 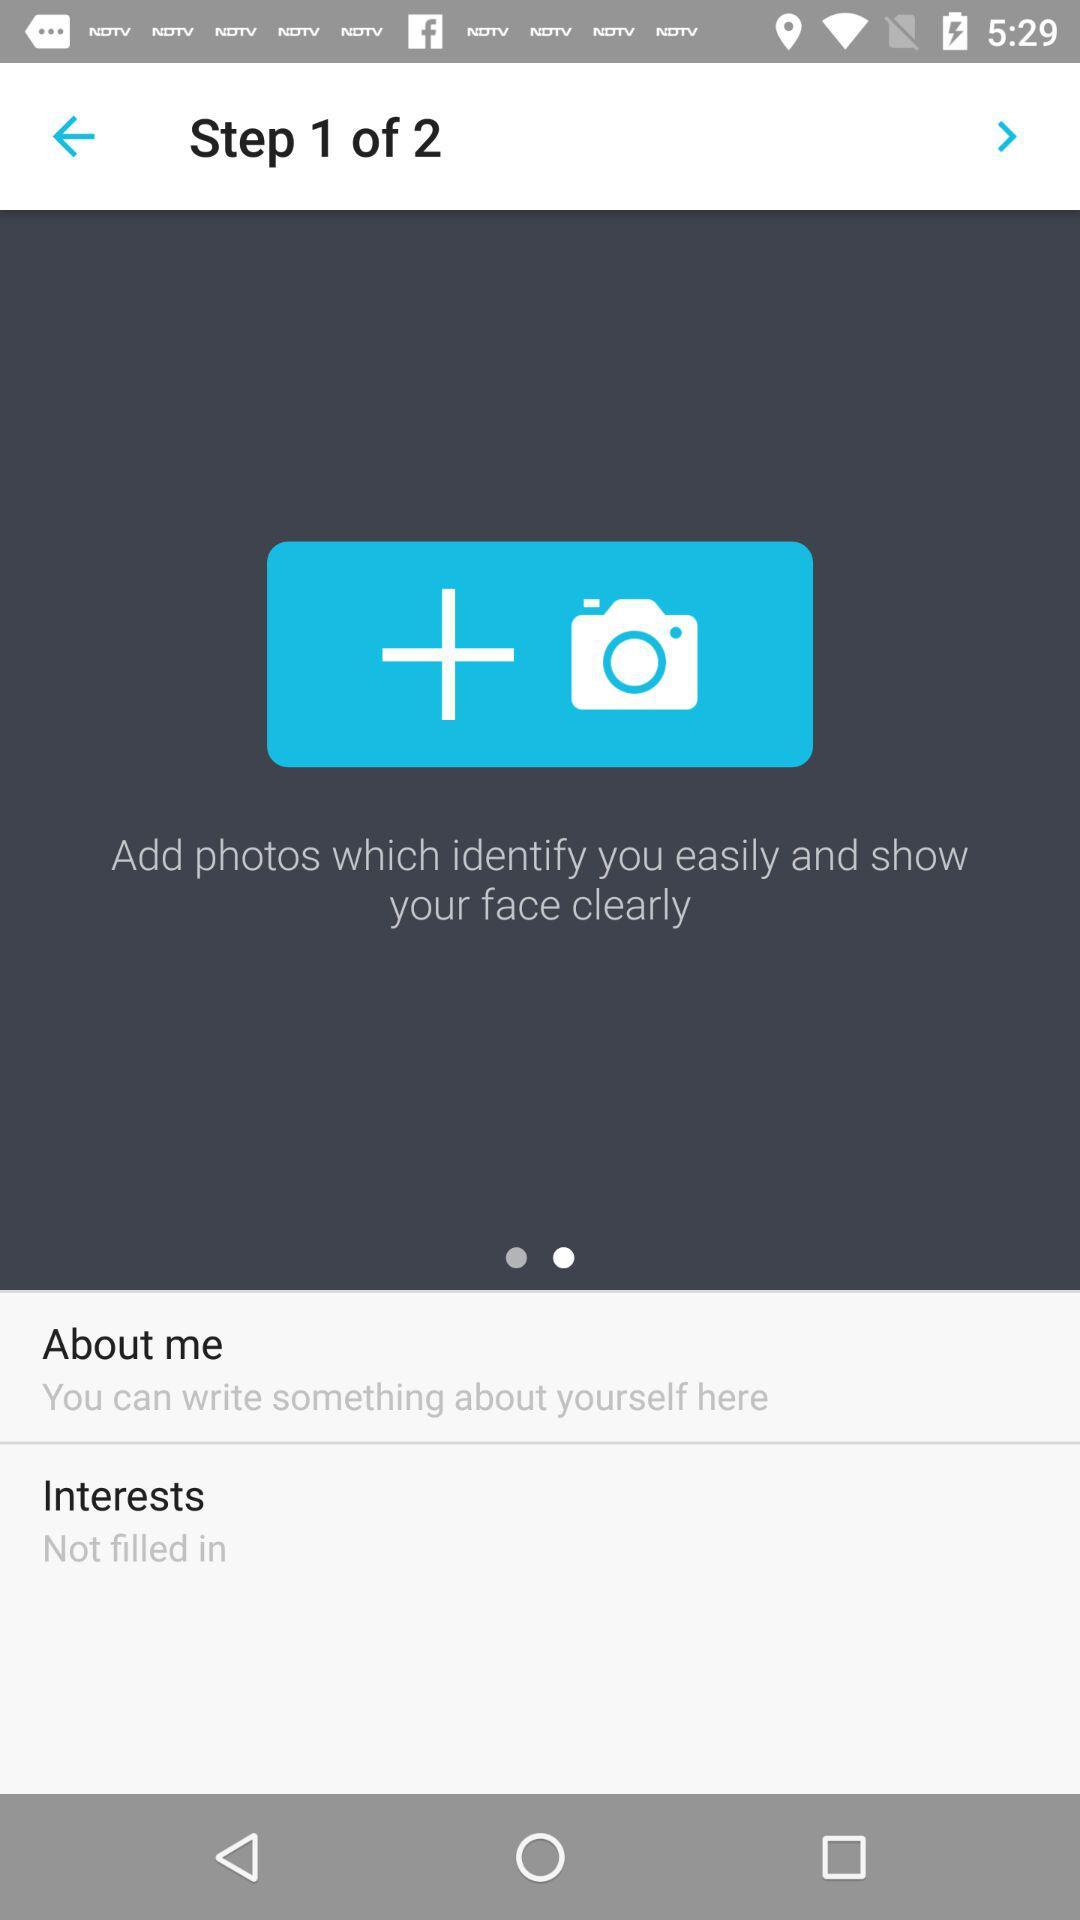 I want to click on the item next to step 1 of item, so click(x=72, y=135).